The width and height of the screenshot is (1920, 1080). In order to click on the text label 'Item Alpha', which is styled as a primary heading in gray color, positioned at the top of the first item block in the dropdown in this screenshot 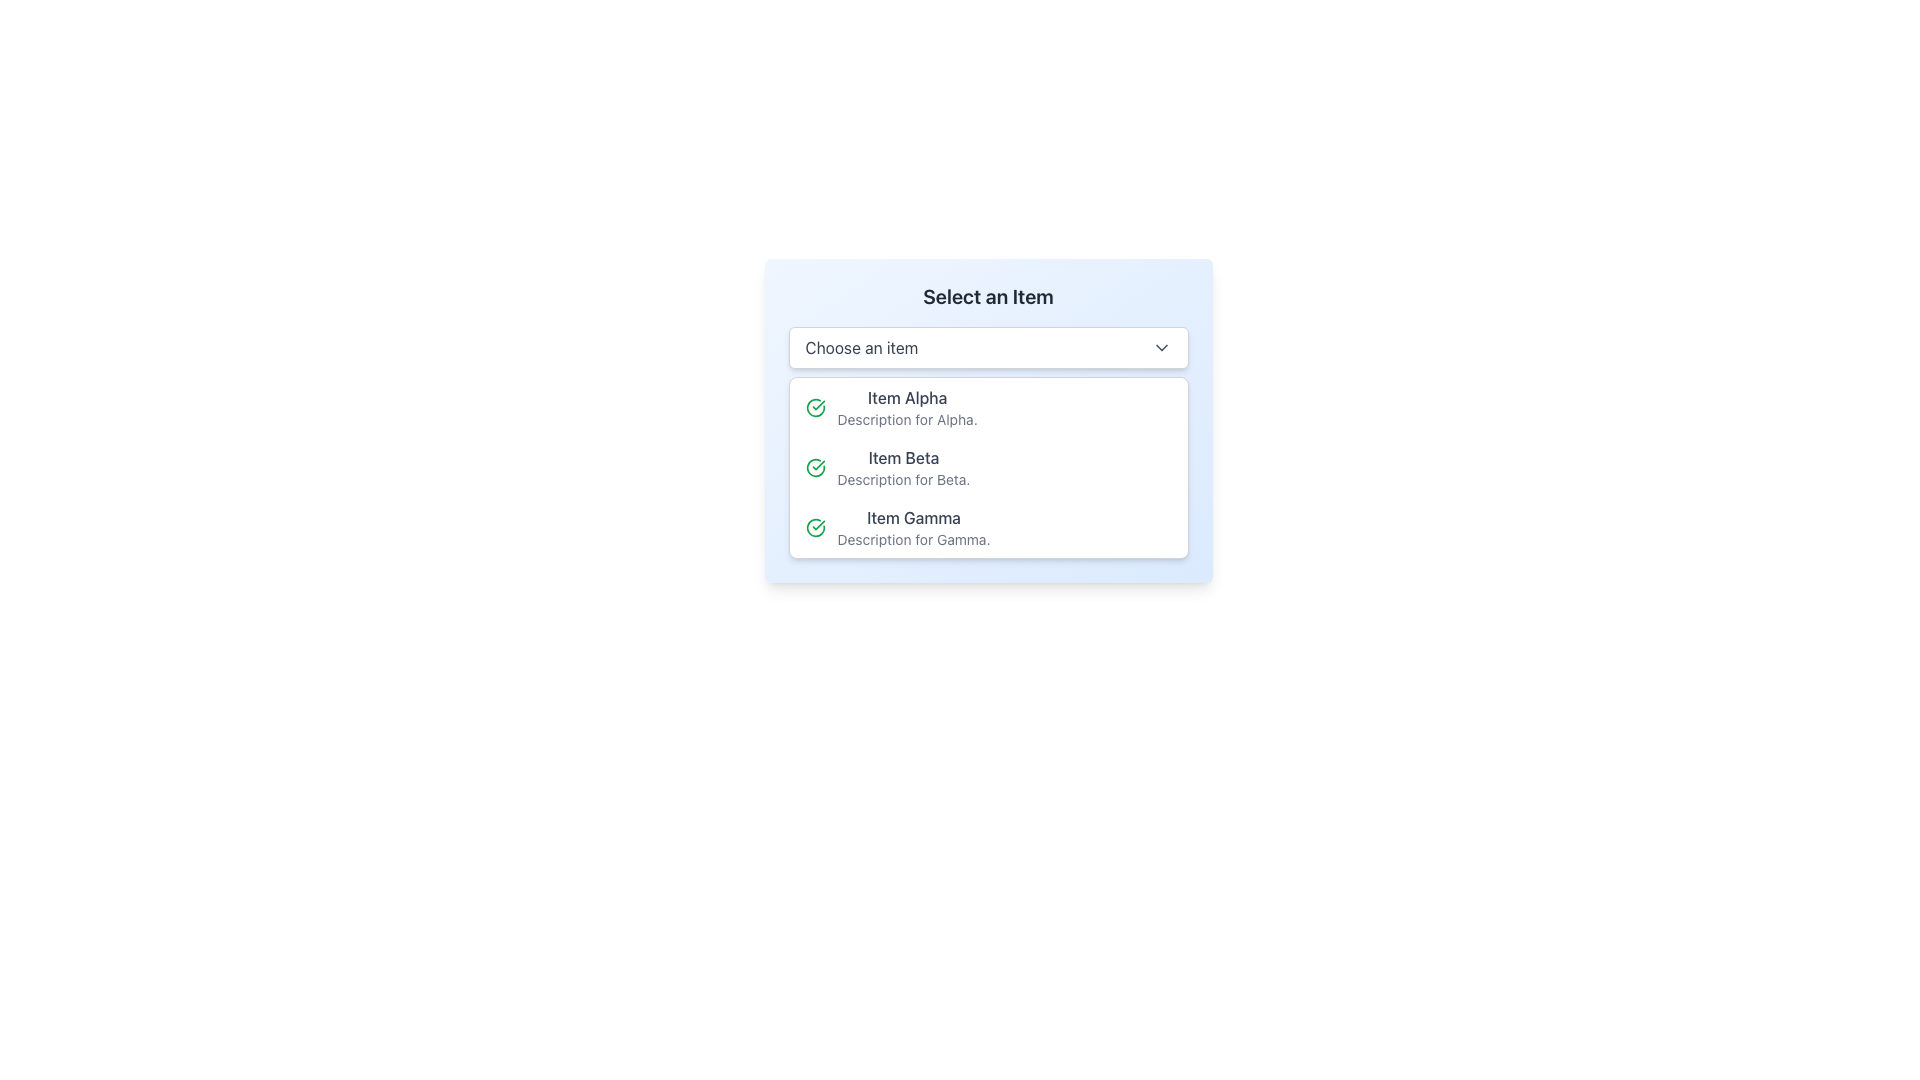, I will do `click(906, 397)`.